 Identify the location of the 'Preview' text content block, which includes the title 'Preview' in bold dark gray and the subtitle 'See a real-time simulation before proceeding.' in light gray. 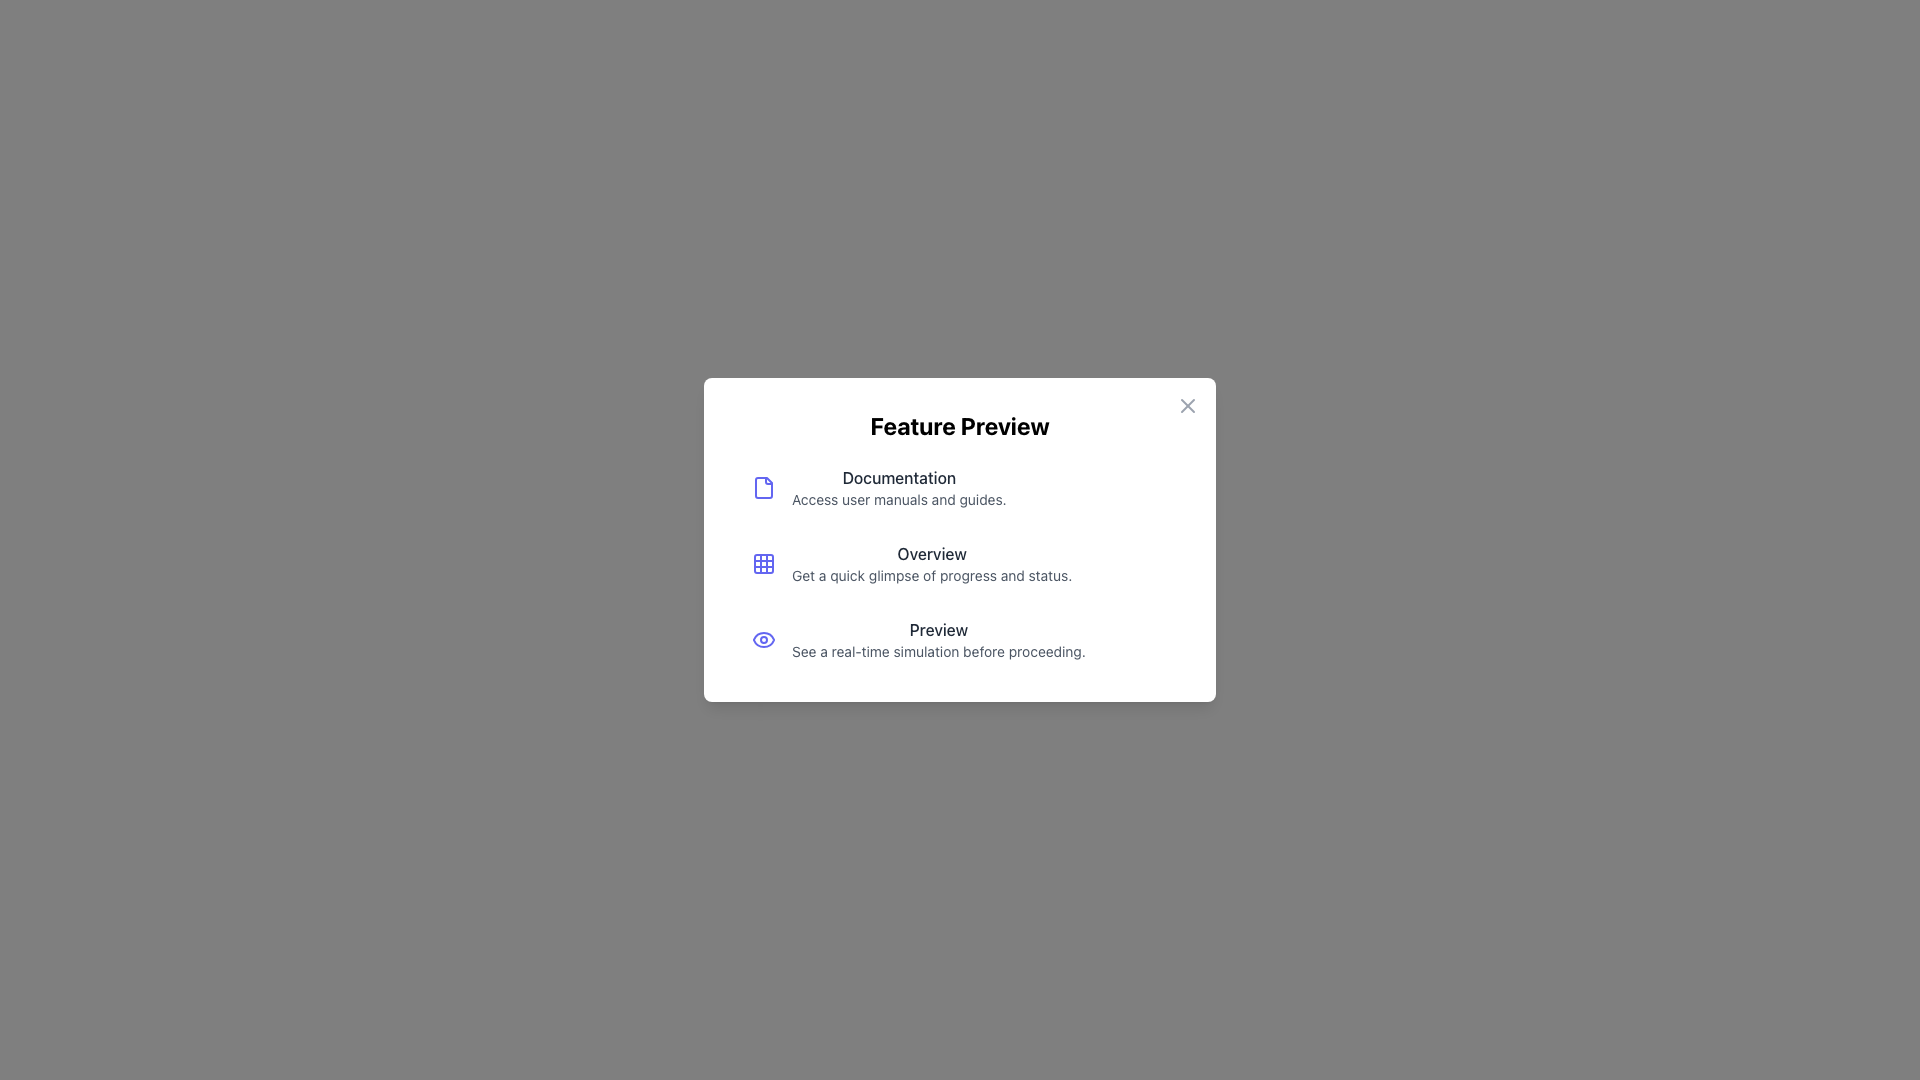
(937, 640).